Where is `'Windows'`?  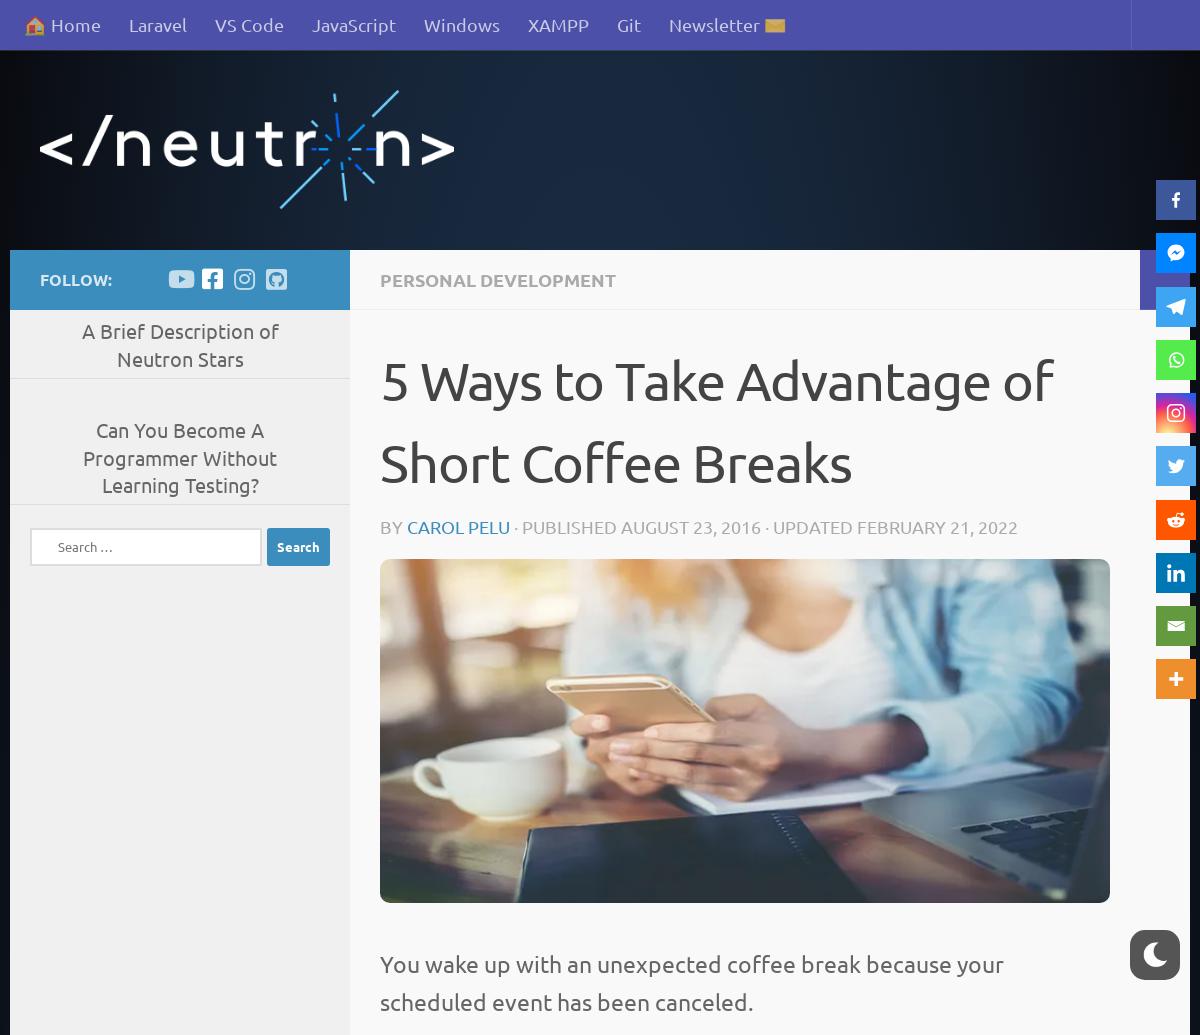
'Windows' is located at coordinates (423, 24).